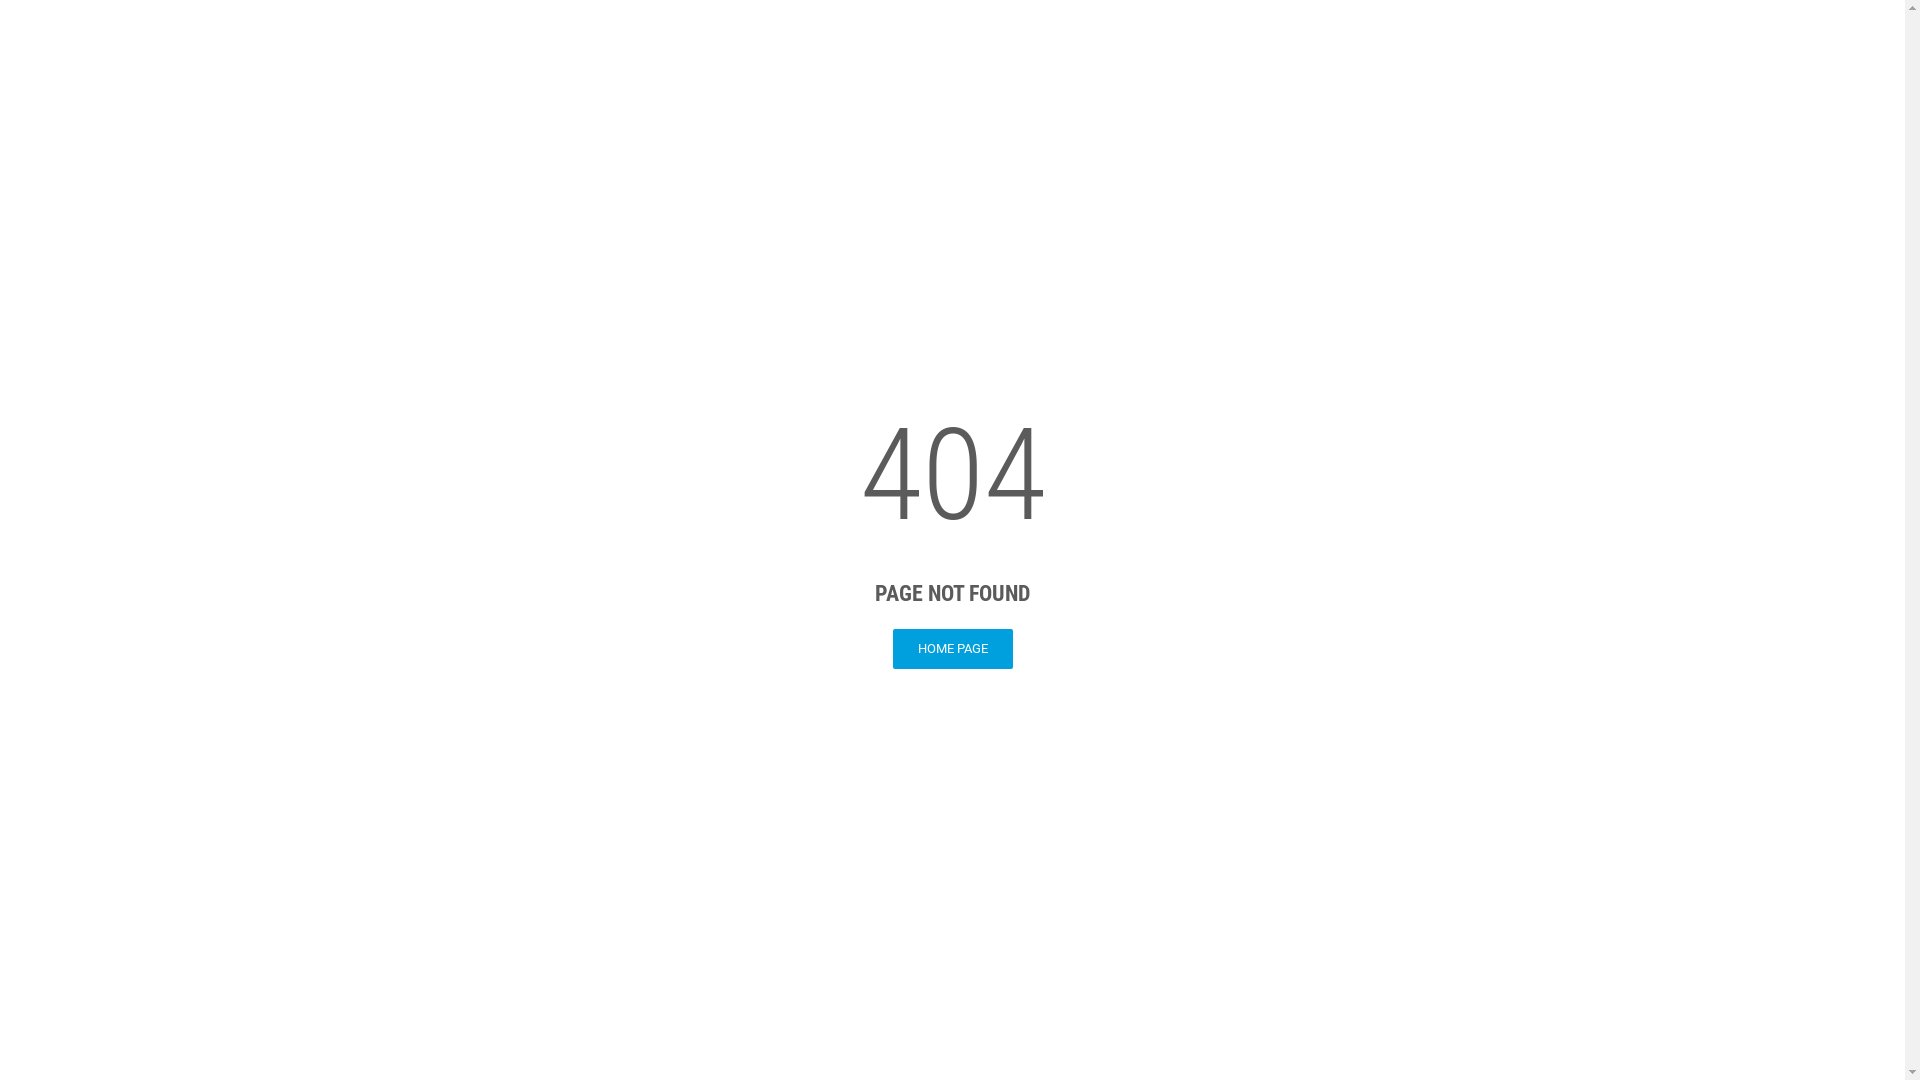  Describe the element at coordinates (950, 648) in the screenshot. I see `'HOME PAGE'` at that location.